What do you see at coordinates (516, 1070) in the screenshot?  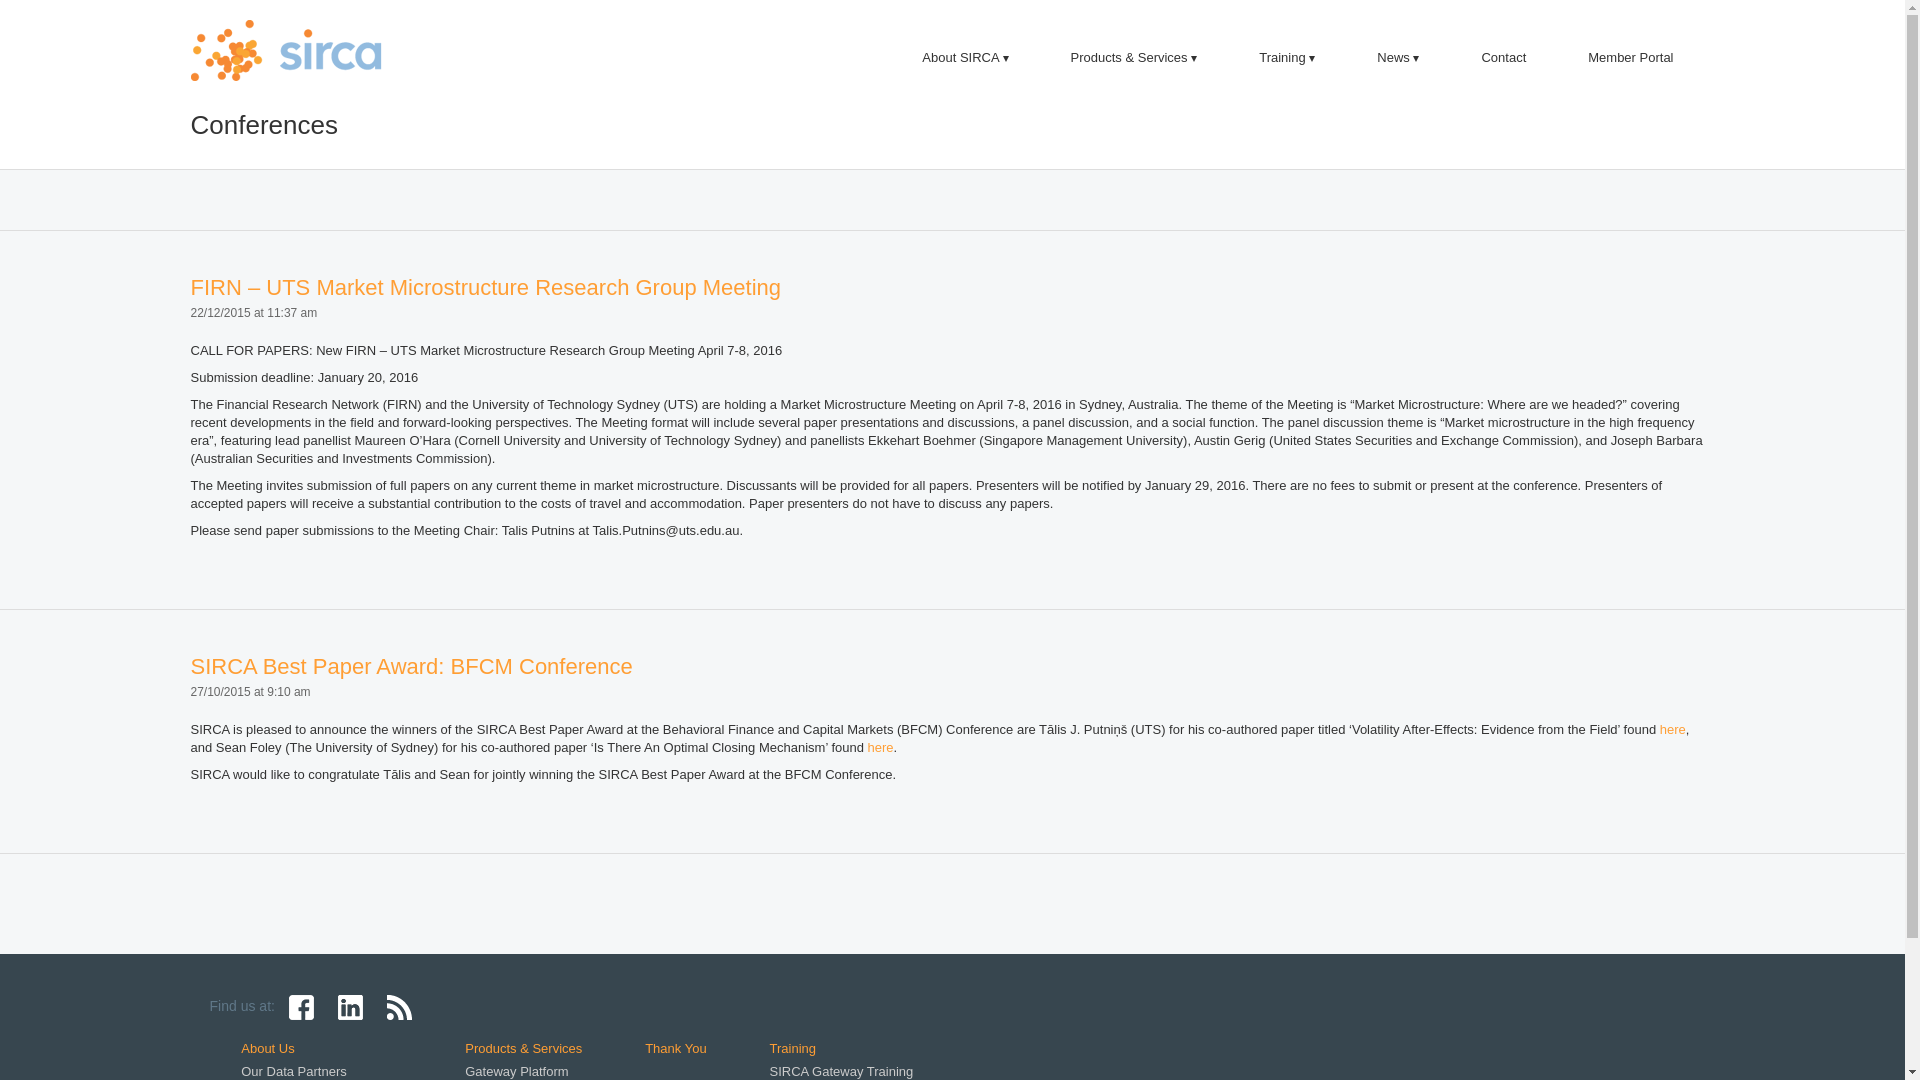 I see `'Gateway Platform'` at bounding box center [516, 1070].